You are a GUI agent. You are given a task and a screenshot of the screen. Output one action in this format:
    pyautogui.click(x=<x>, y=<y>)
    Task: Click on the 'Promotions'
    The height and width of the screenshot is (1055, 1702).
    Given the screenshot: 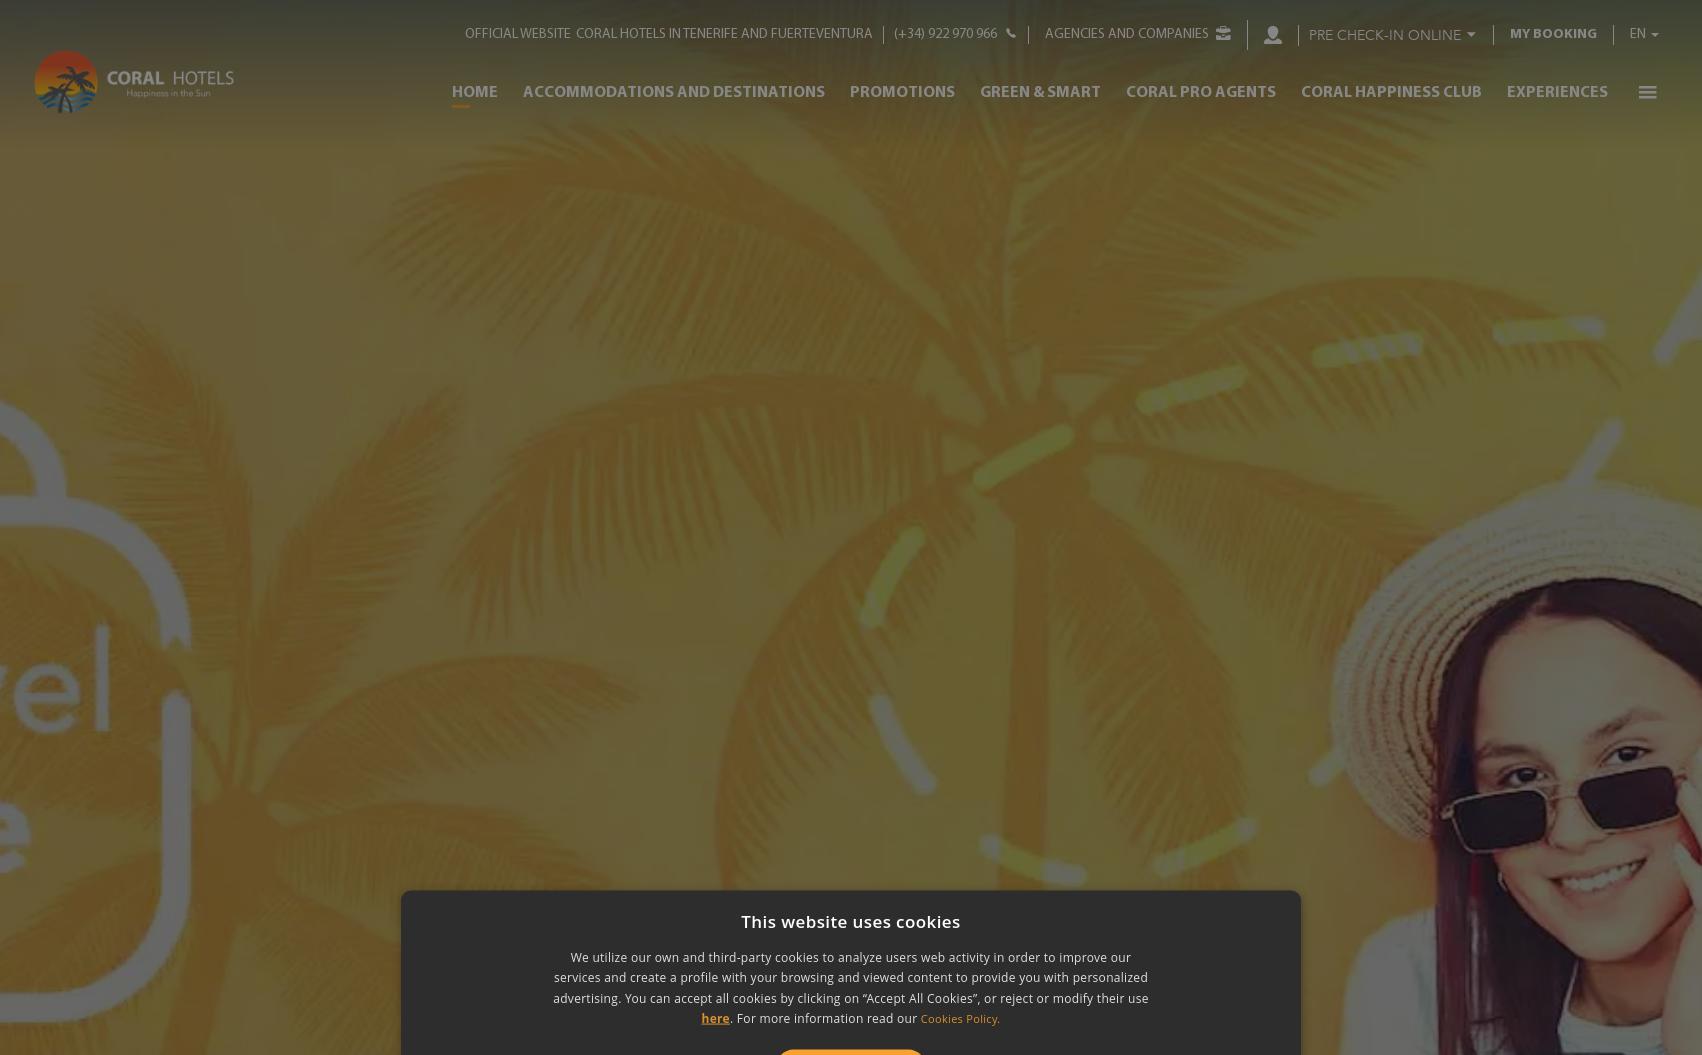 What is the action you would take?
    pyautogui.click(x=901, y=90)
    